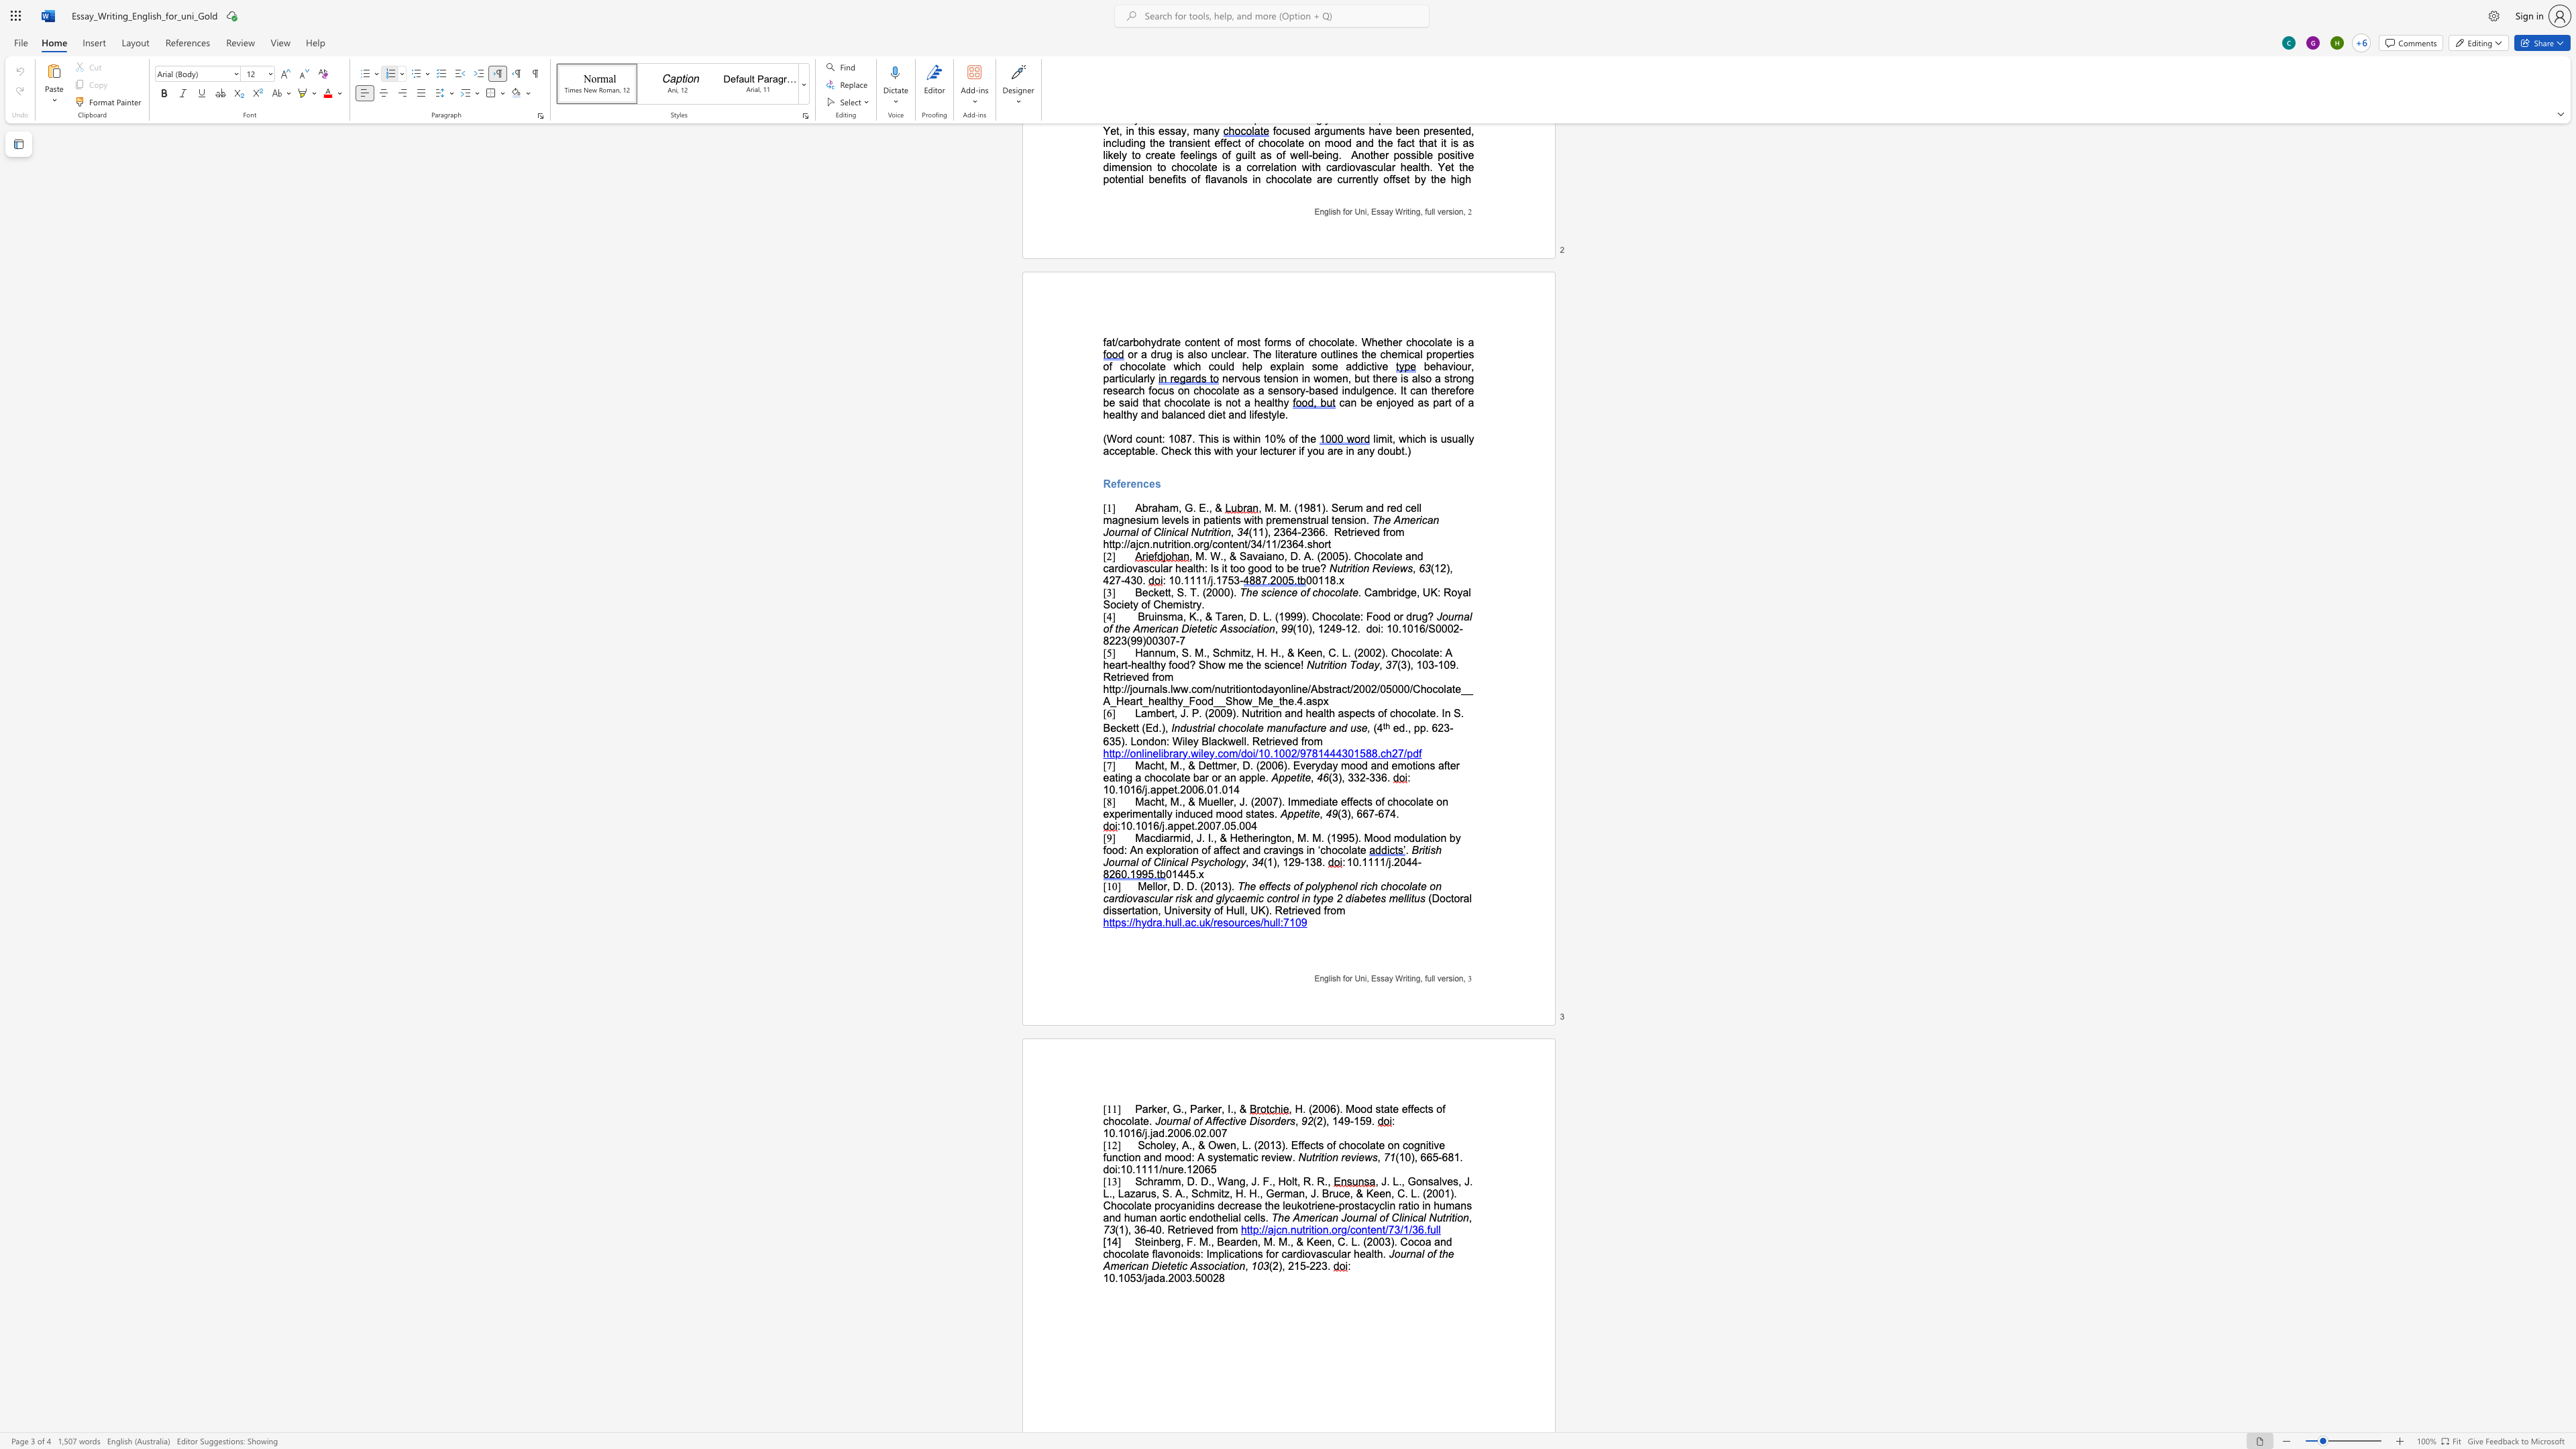 The width and height of the screenshot is (2576, 1449). What do you see at coordinates (1211, 837) in the screenshot?
I see `the space between the continuous character "I" and "." in the text` at bounding box center [1211, 837].